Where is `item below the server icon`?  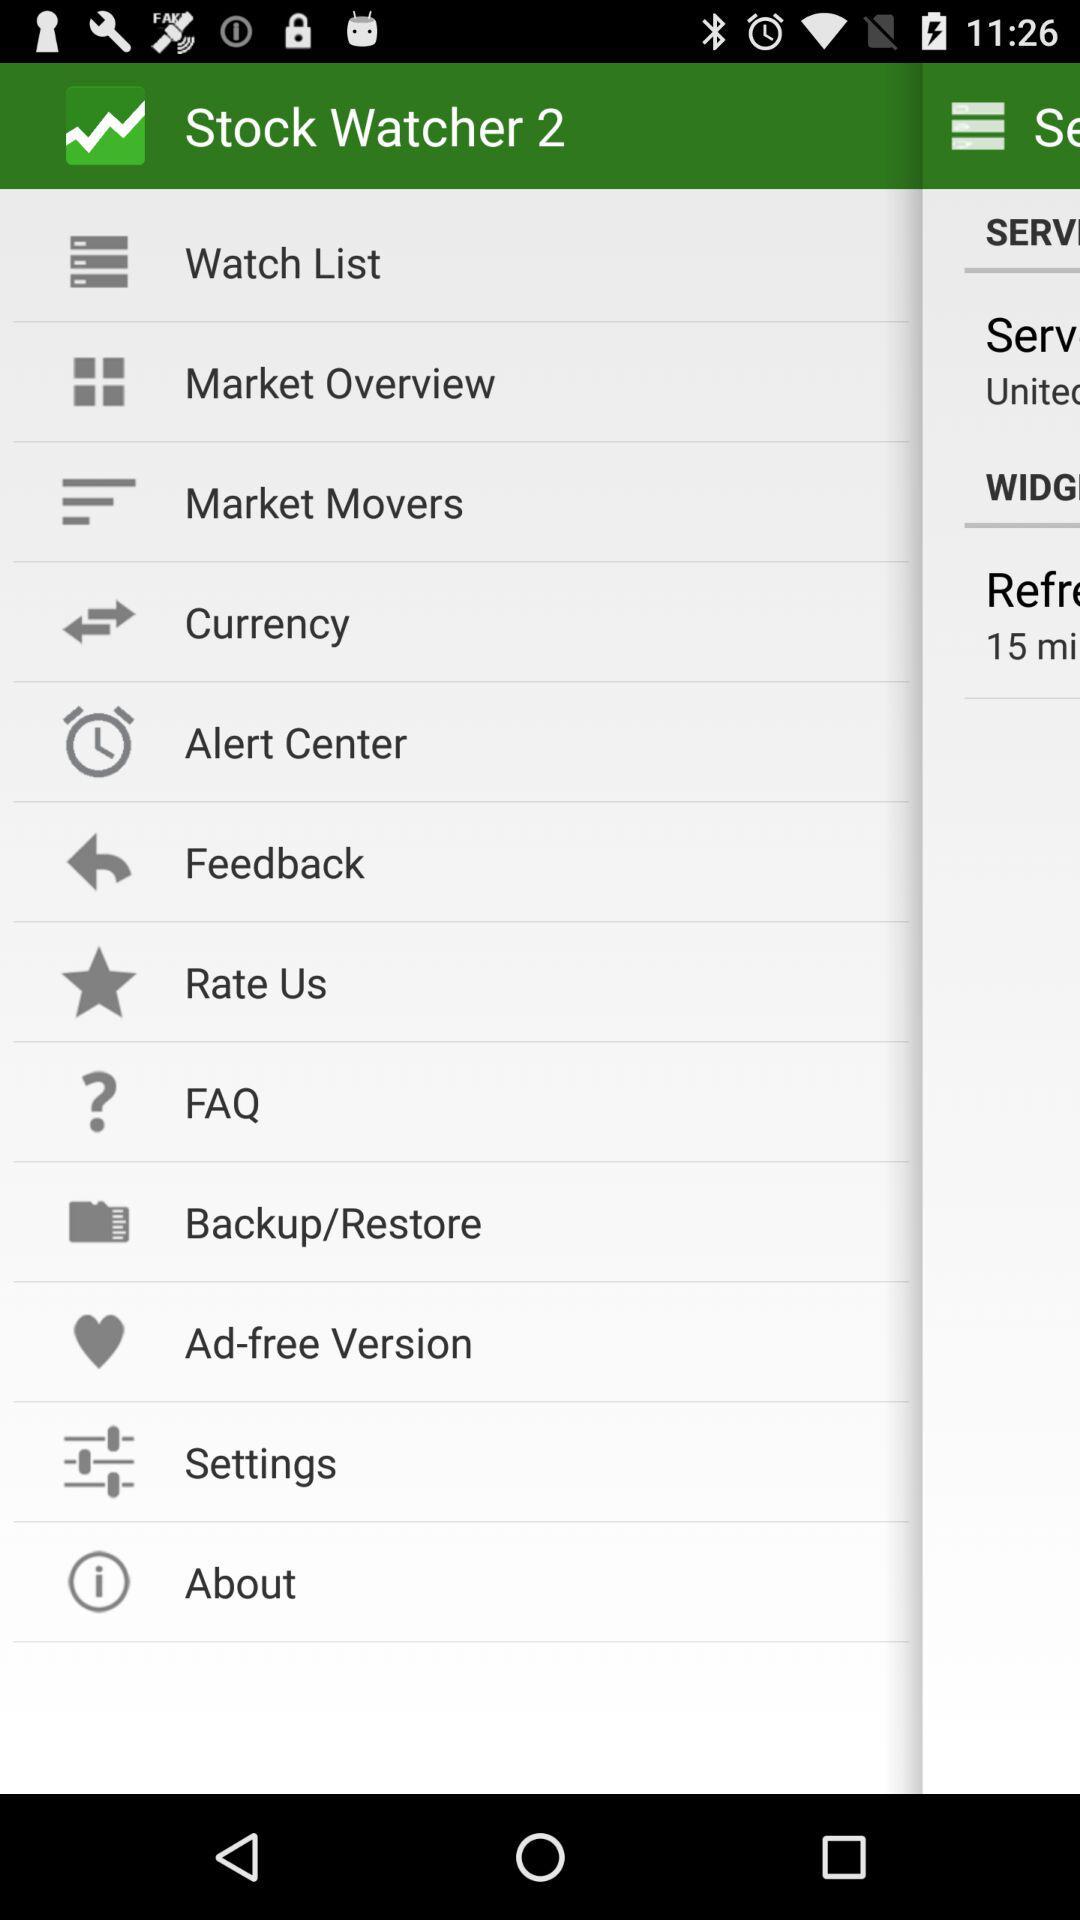 item below the server icon is located at coordinates (1032, 389).